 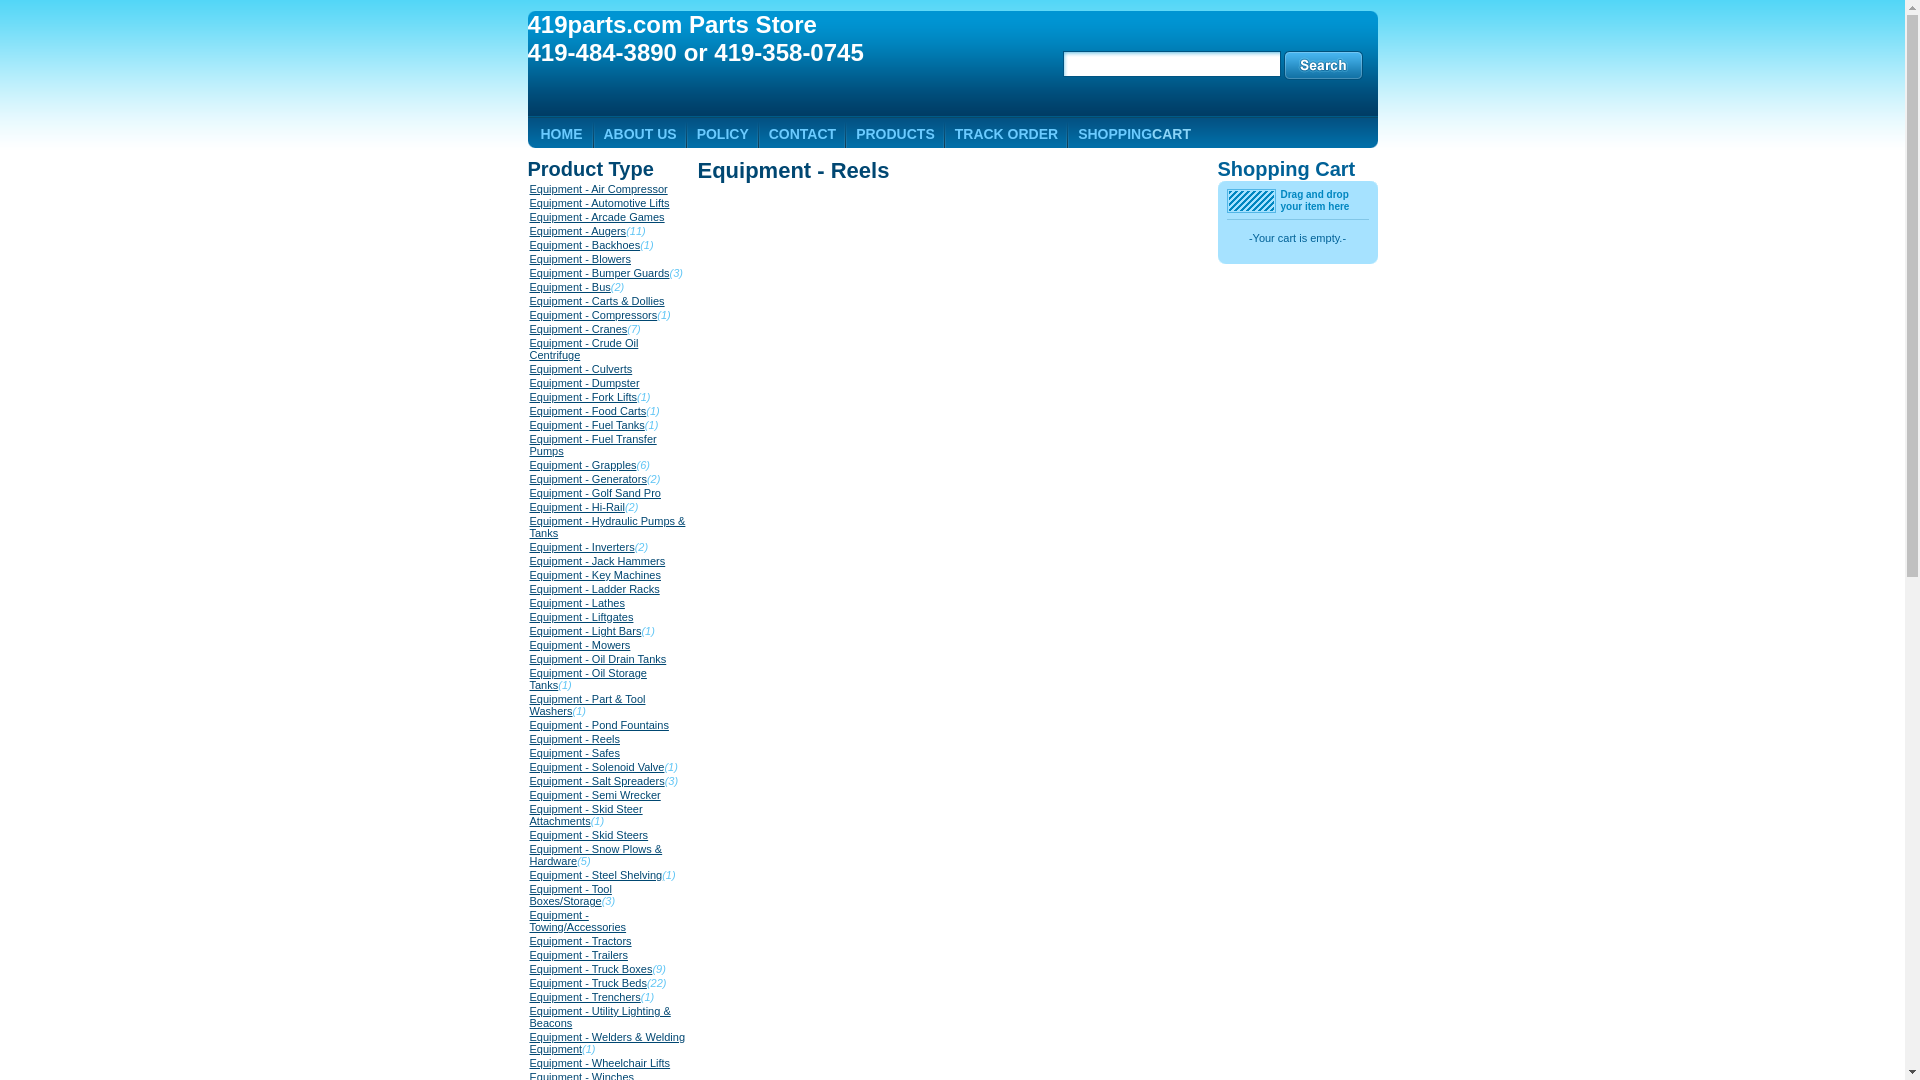 I want to click on 'Equipment - Jack Hammers', so click(x=597, y=560).